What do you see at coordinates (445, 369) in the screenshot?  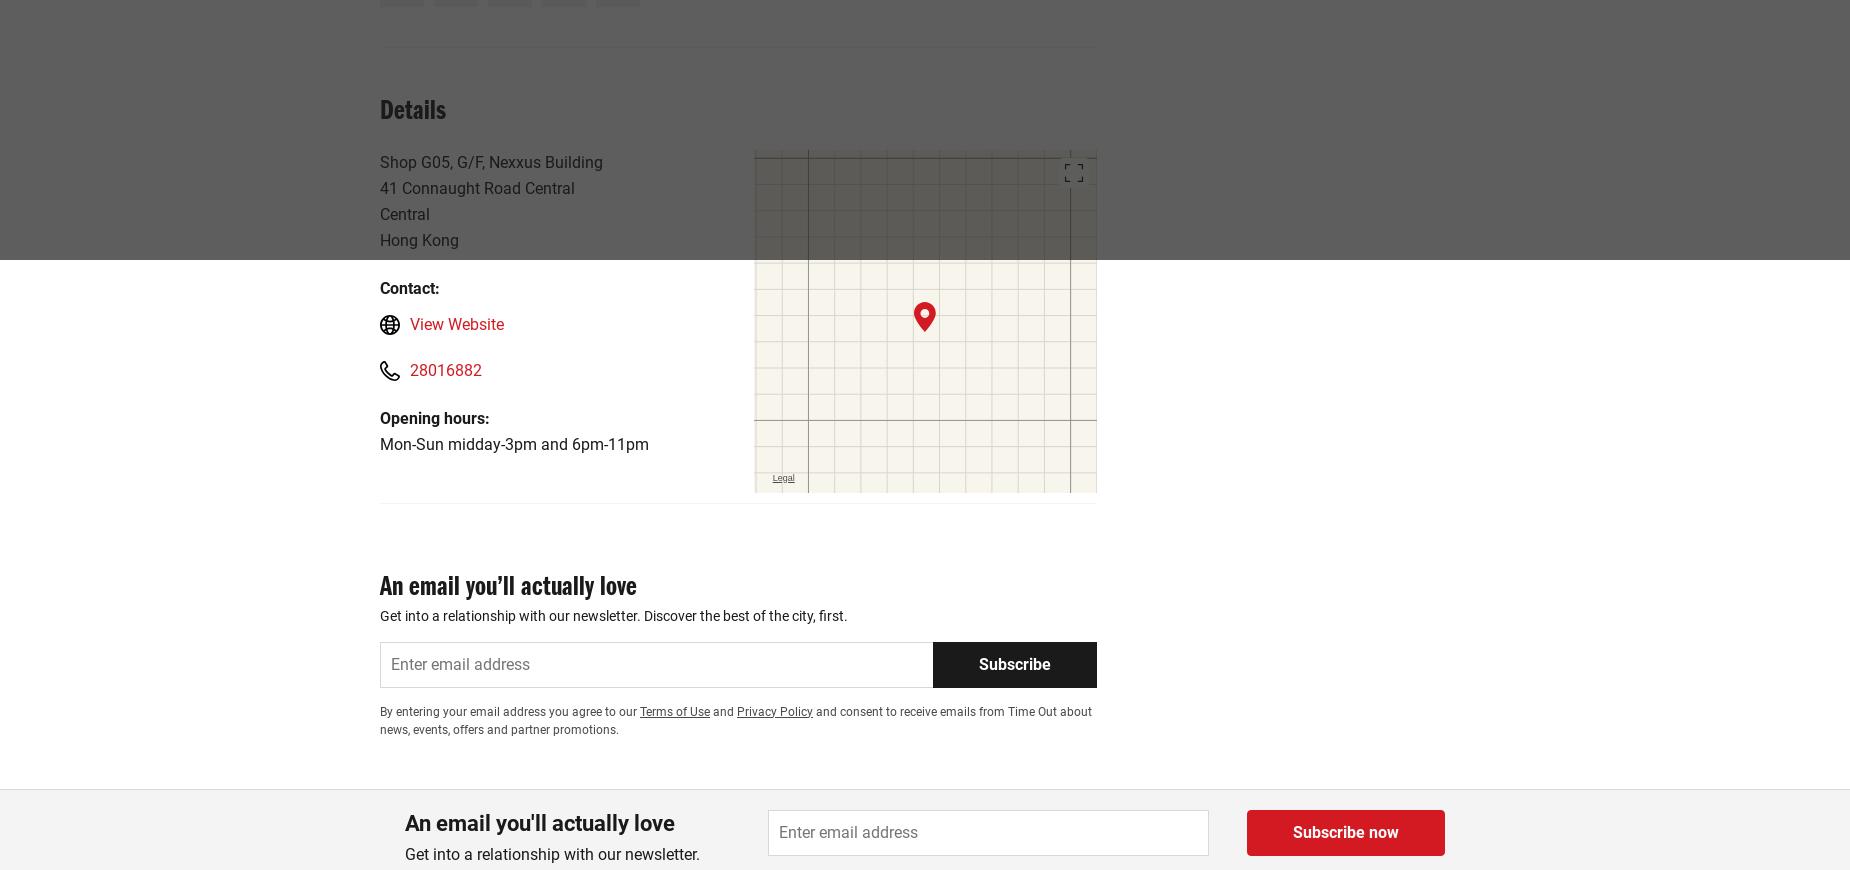 I see `'28016882'` at bounding box center [445, 369].